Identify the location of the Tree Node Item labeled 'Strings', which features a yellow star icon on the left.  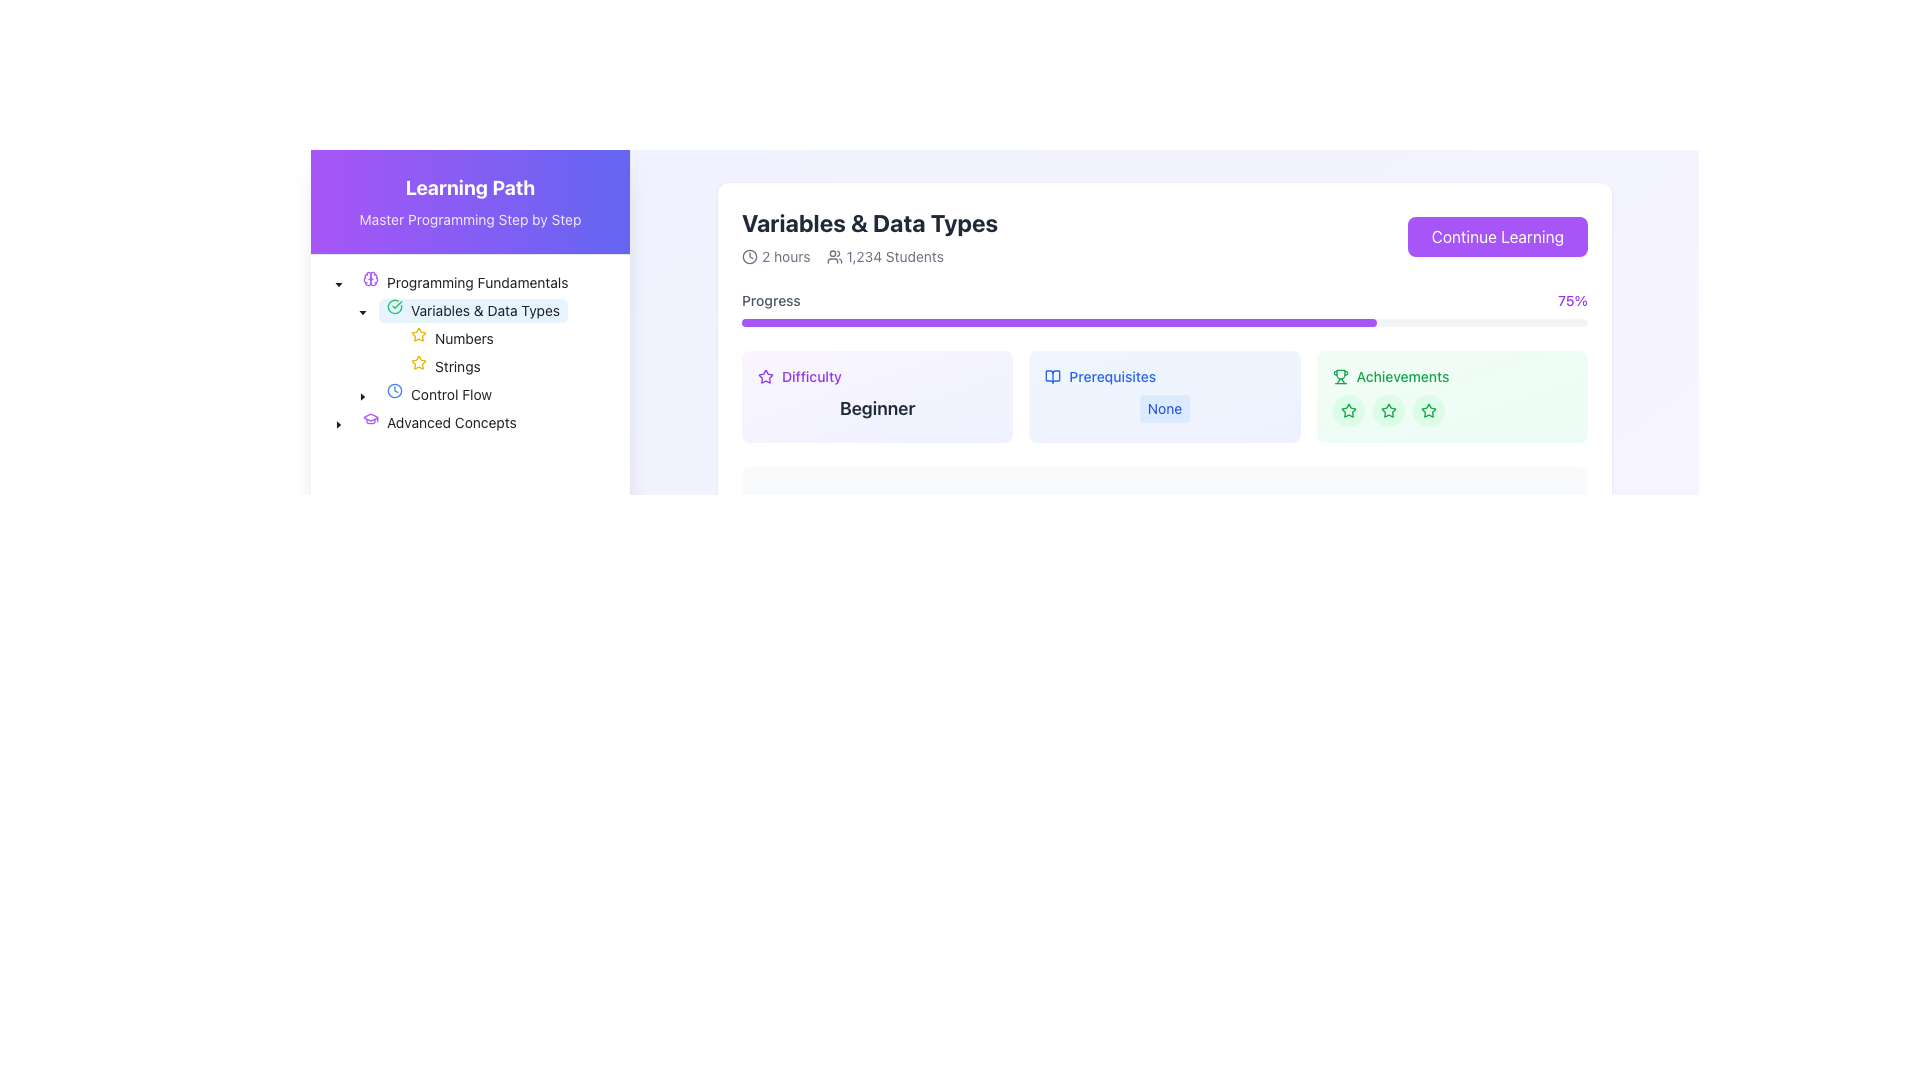
(406, 366).